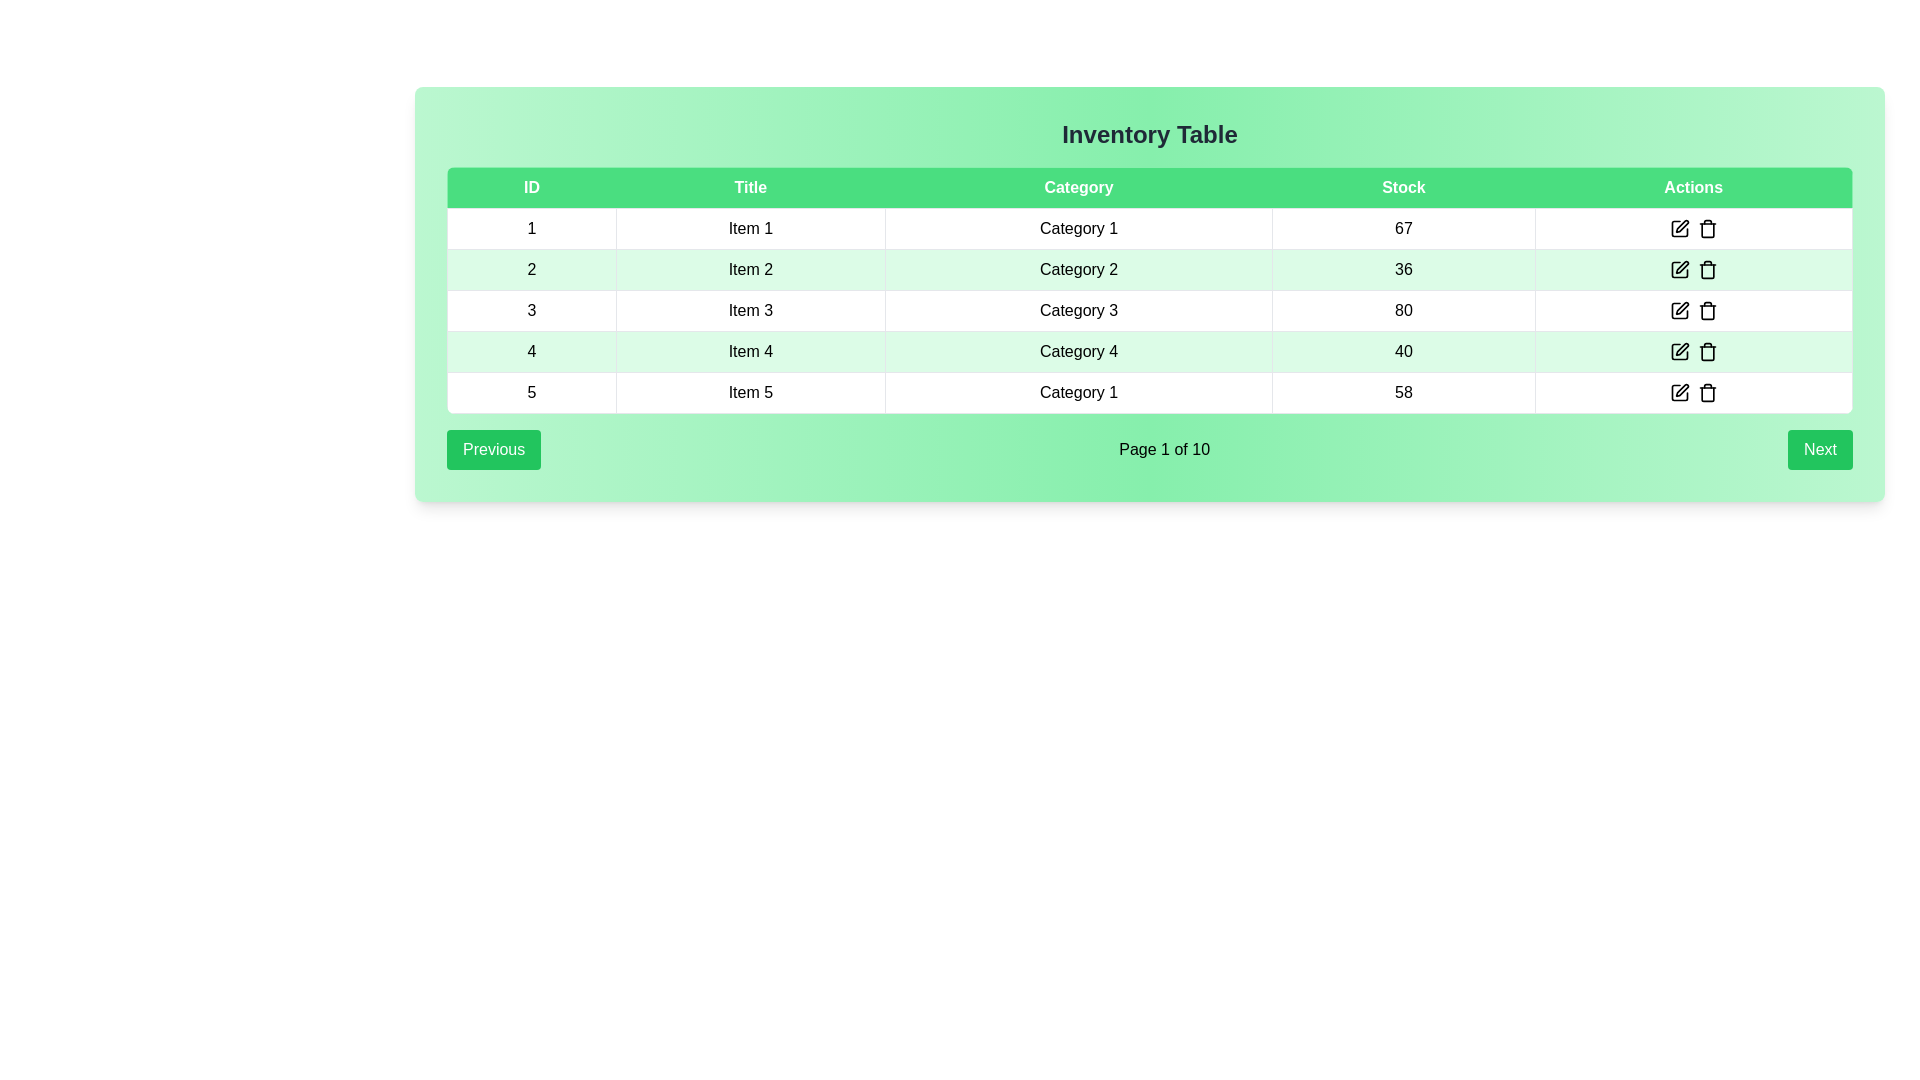  I want to click on the 'edit' icon button located in the 'Actions' column of the first row in the table to initiate the edit function, so click(1680, 227).